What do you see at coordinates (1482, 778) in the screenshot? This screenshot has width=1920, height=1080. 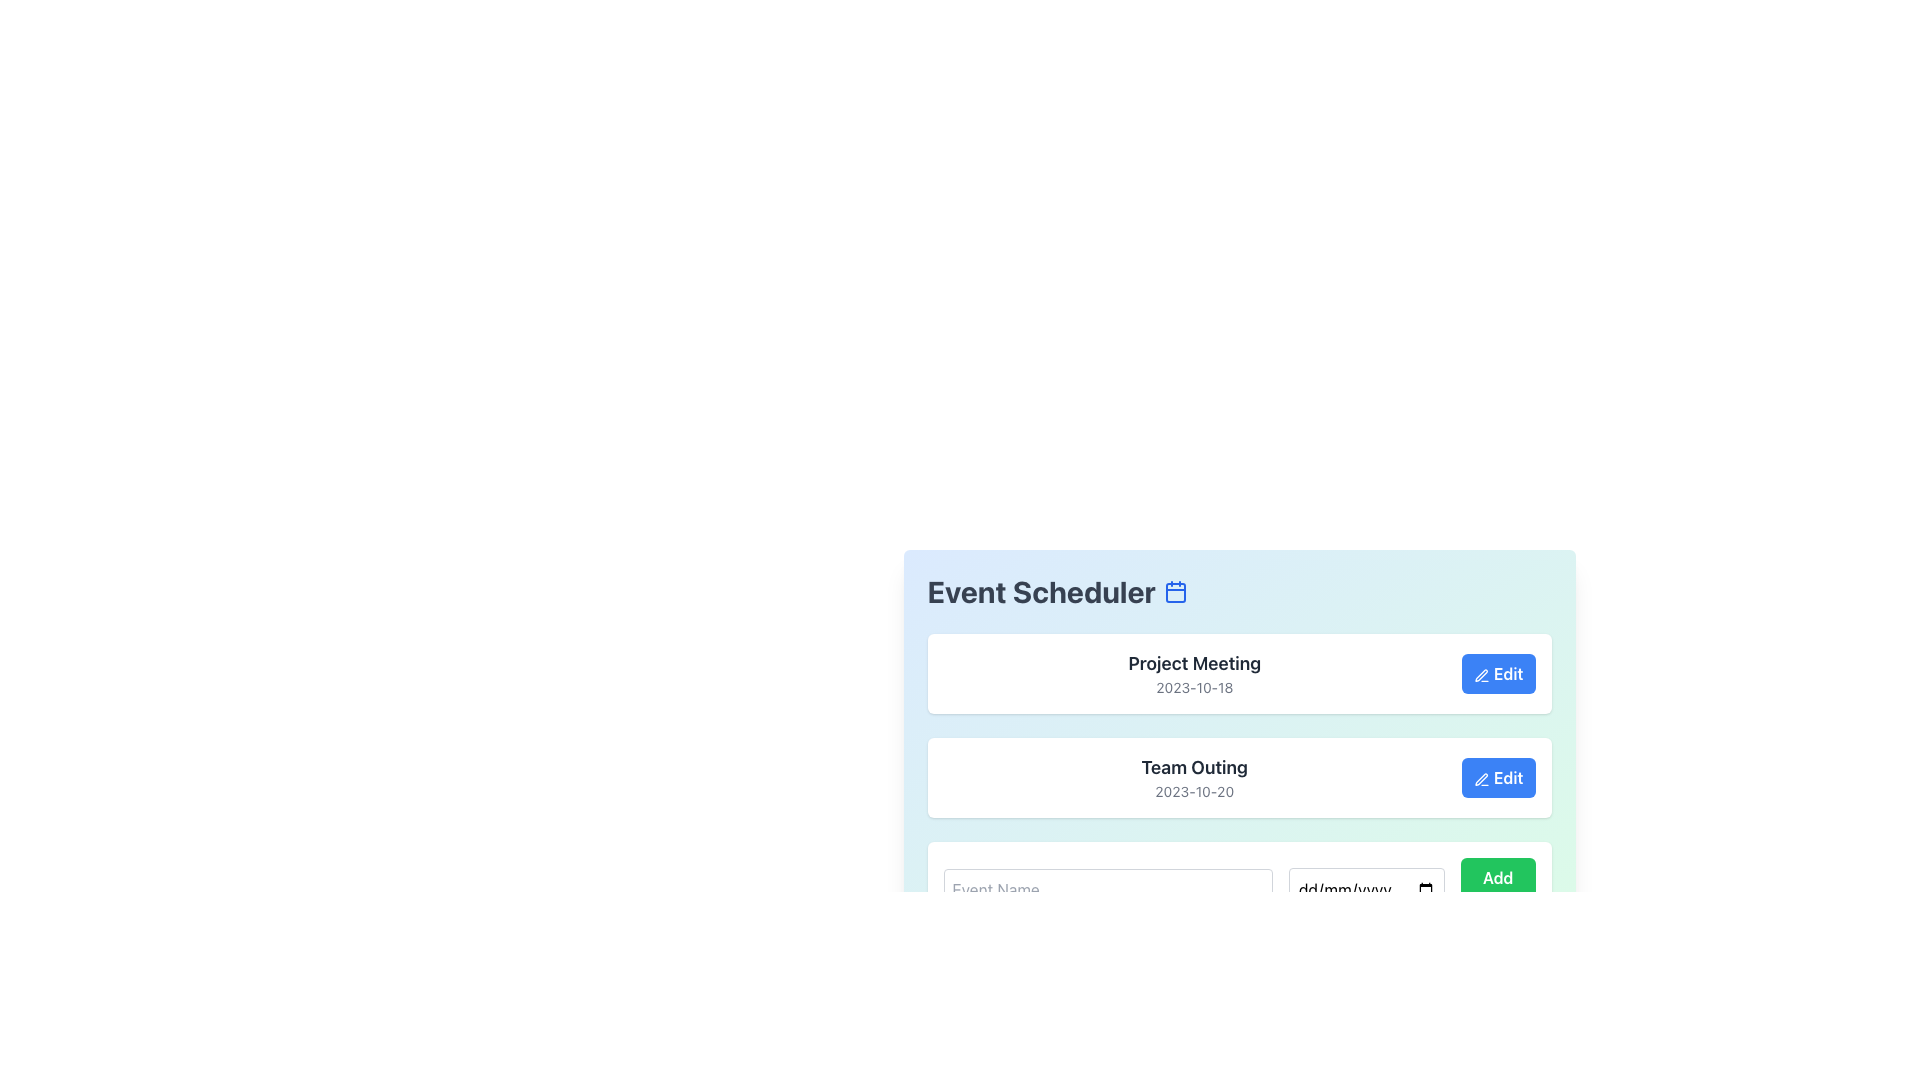 I see `the 'Edit' button icon to initiate editing for the entry labeled 'Team Outing 2023-10-20'` at bounding box center [1482, 778].